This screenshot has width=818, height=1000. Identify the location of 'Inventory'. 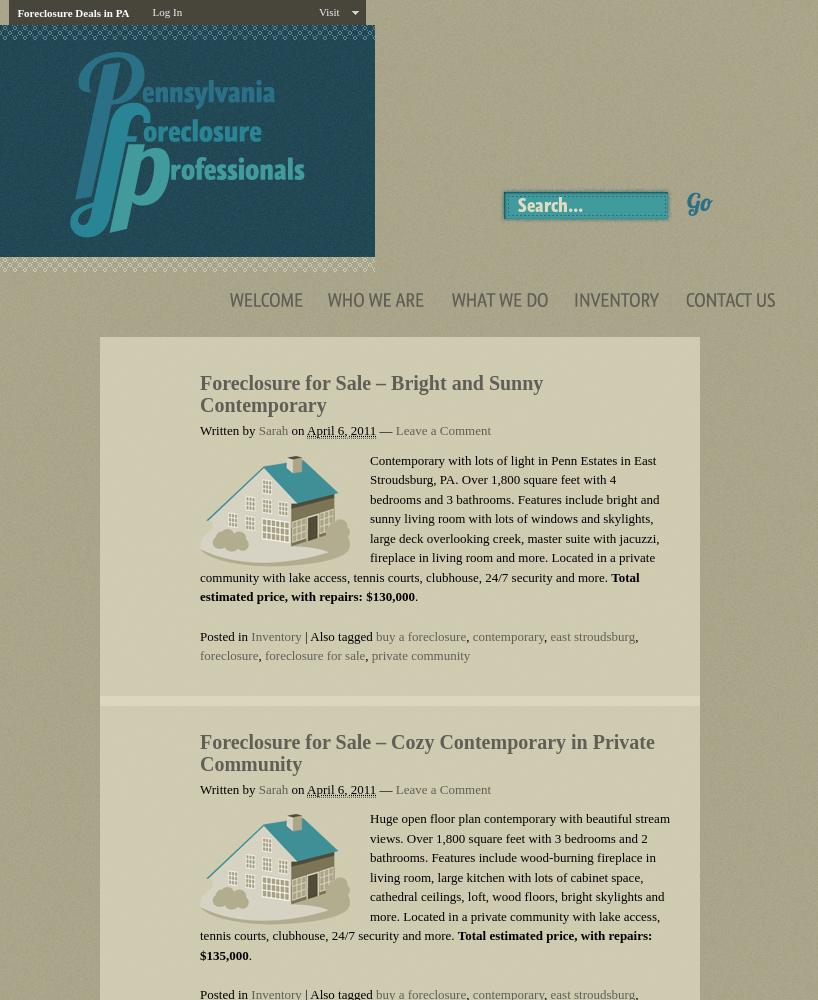
(274, 635).